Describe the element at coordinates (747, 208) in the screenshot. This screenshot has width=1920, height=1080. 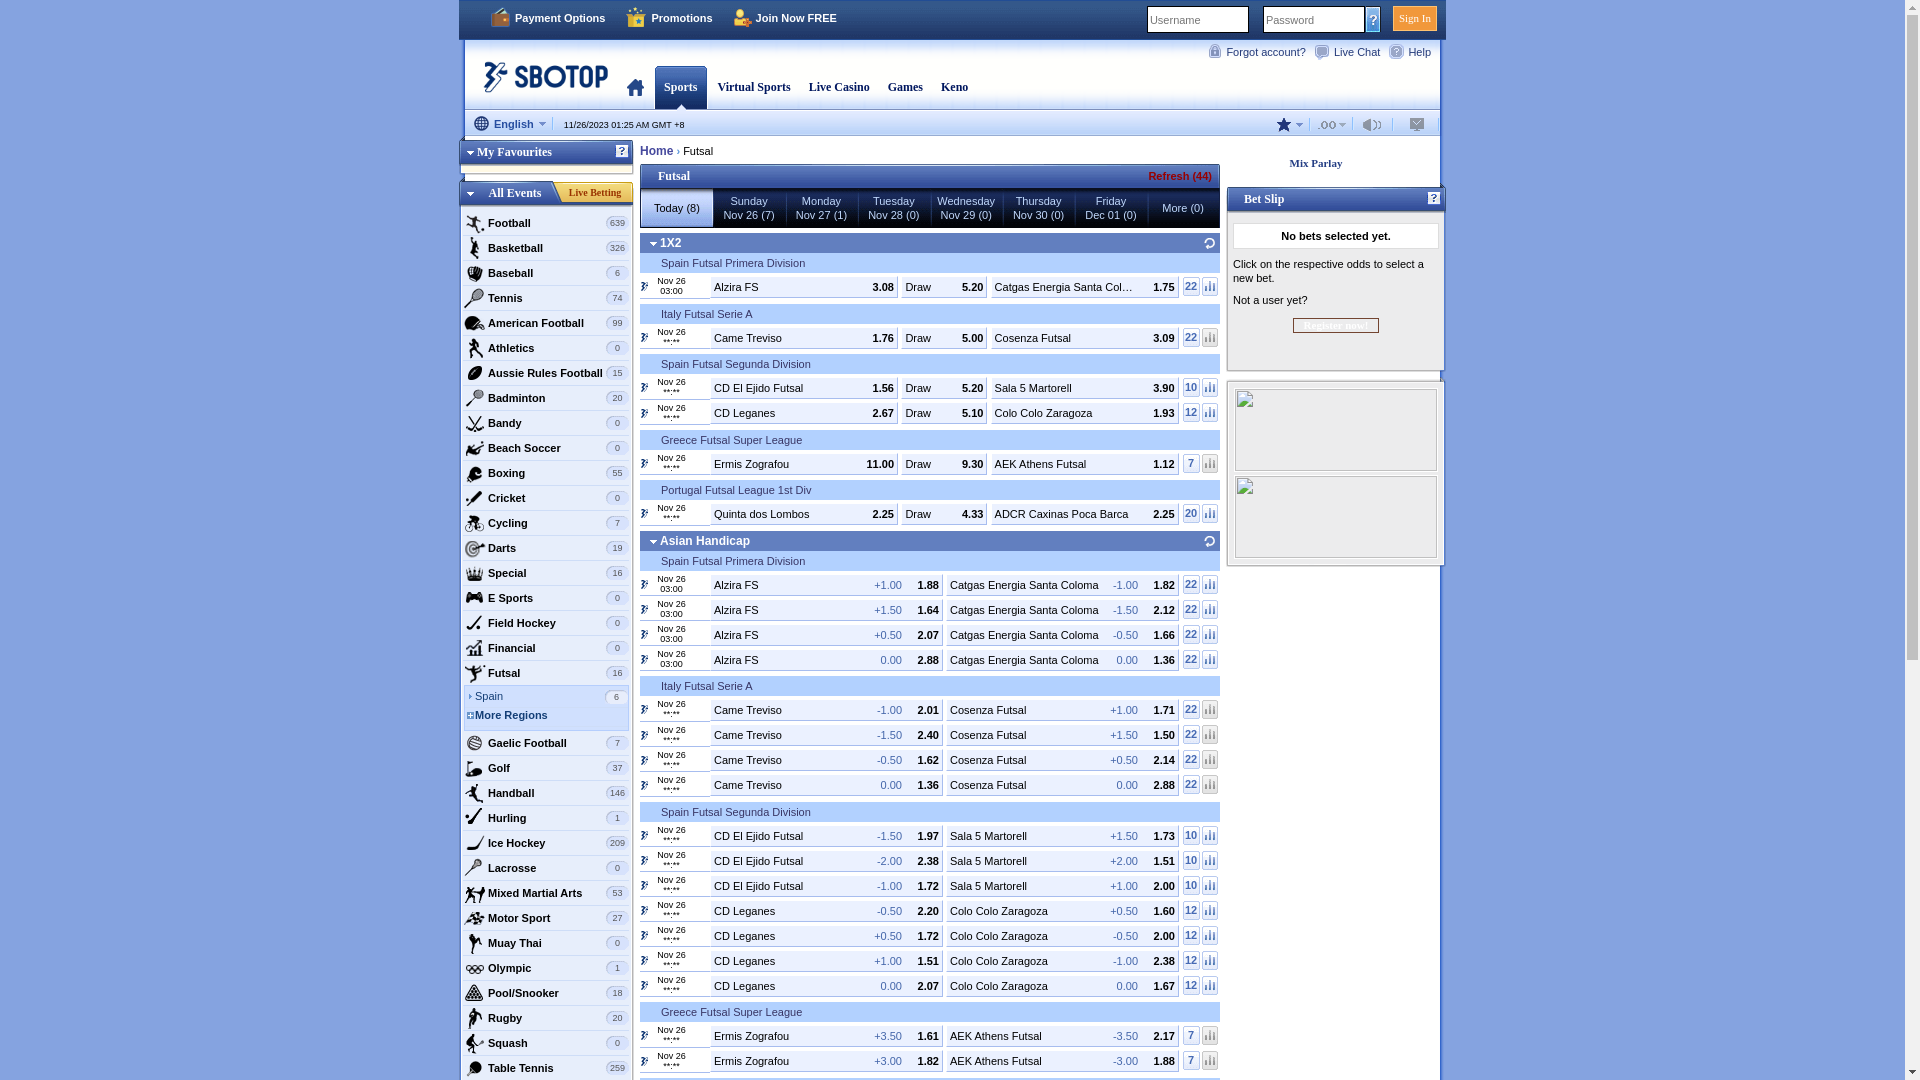
I see `'Sunday` at that location.